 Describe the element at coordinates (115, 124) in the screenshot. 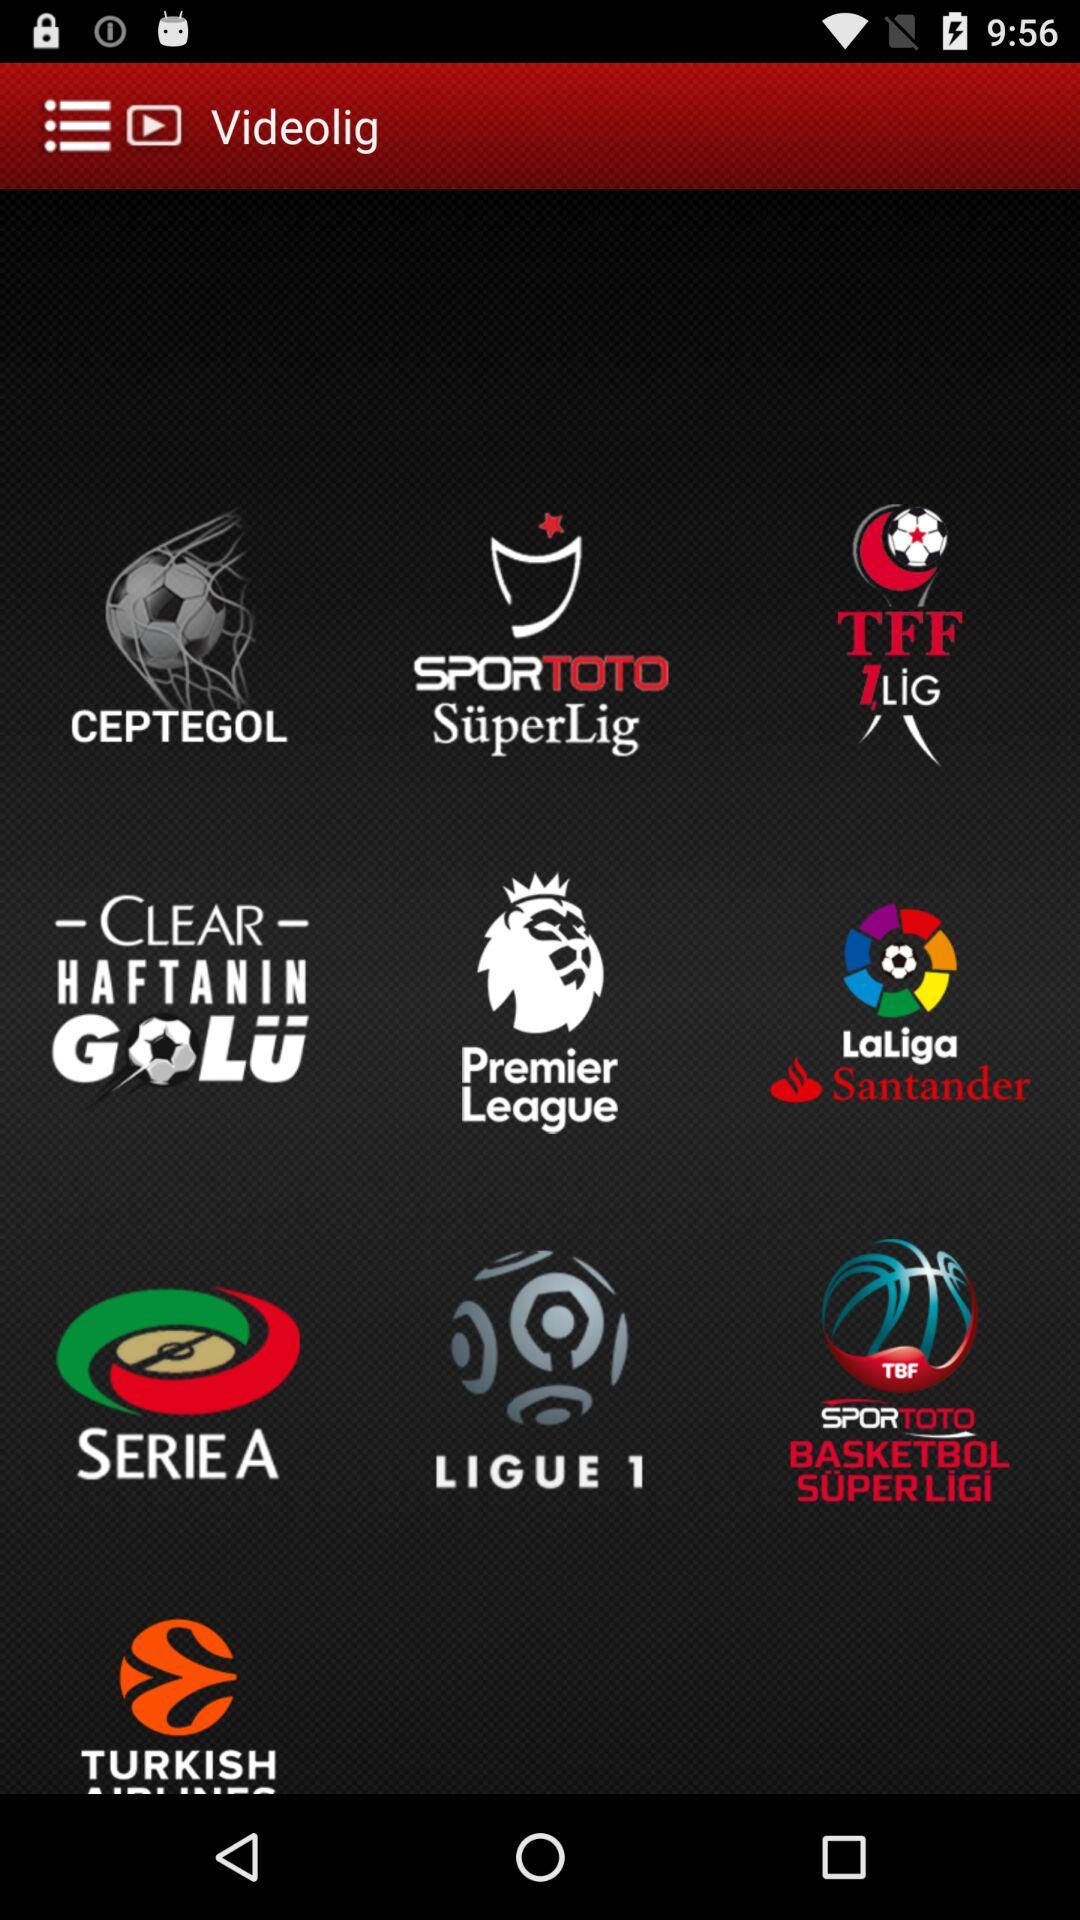

I see `the icon beside the videolig` at that location.